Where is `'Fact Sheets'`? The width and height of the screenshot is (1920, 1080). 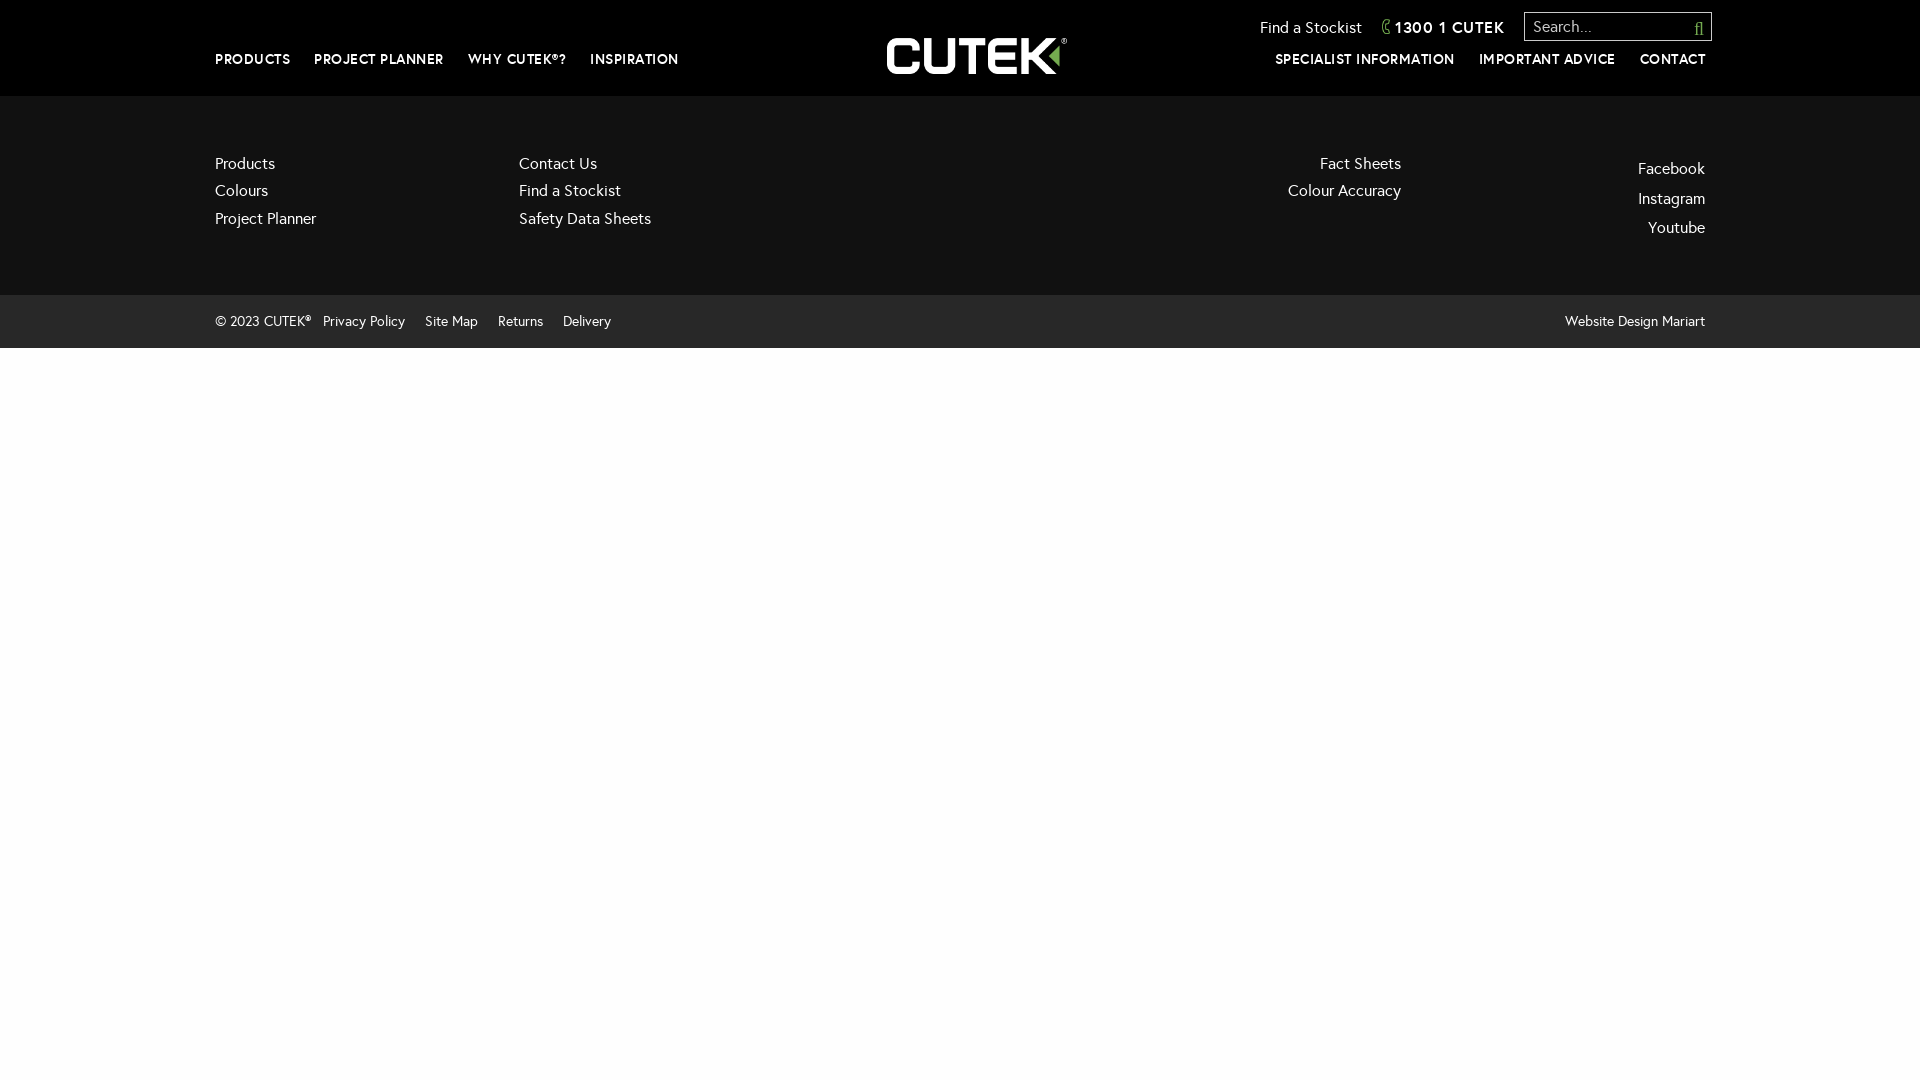
'Fact Sheets' is located at coordinates (1262, 168).